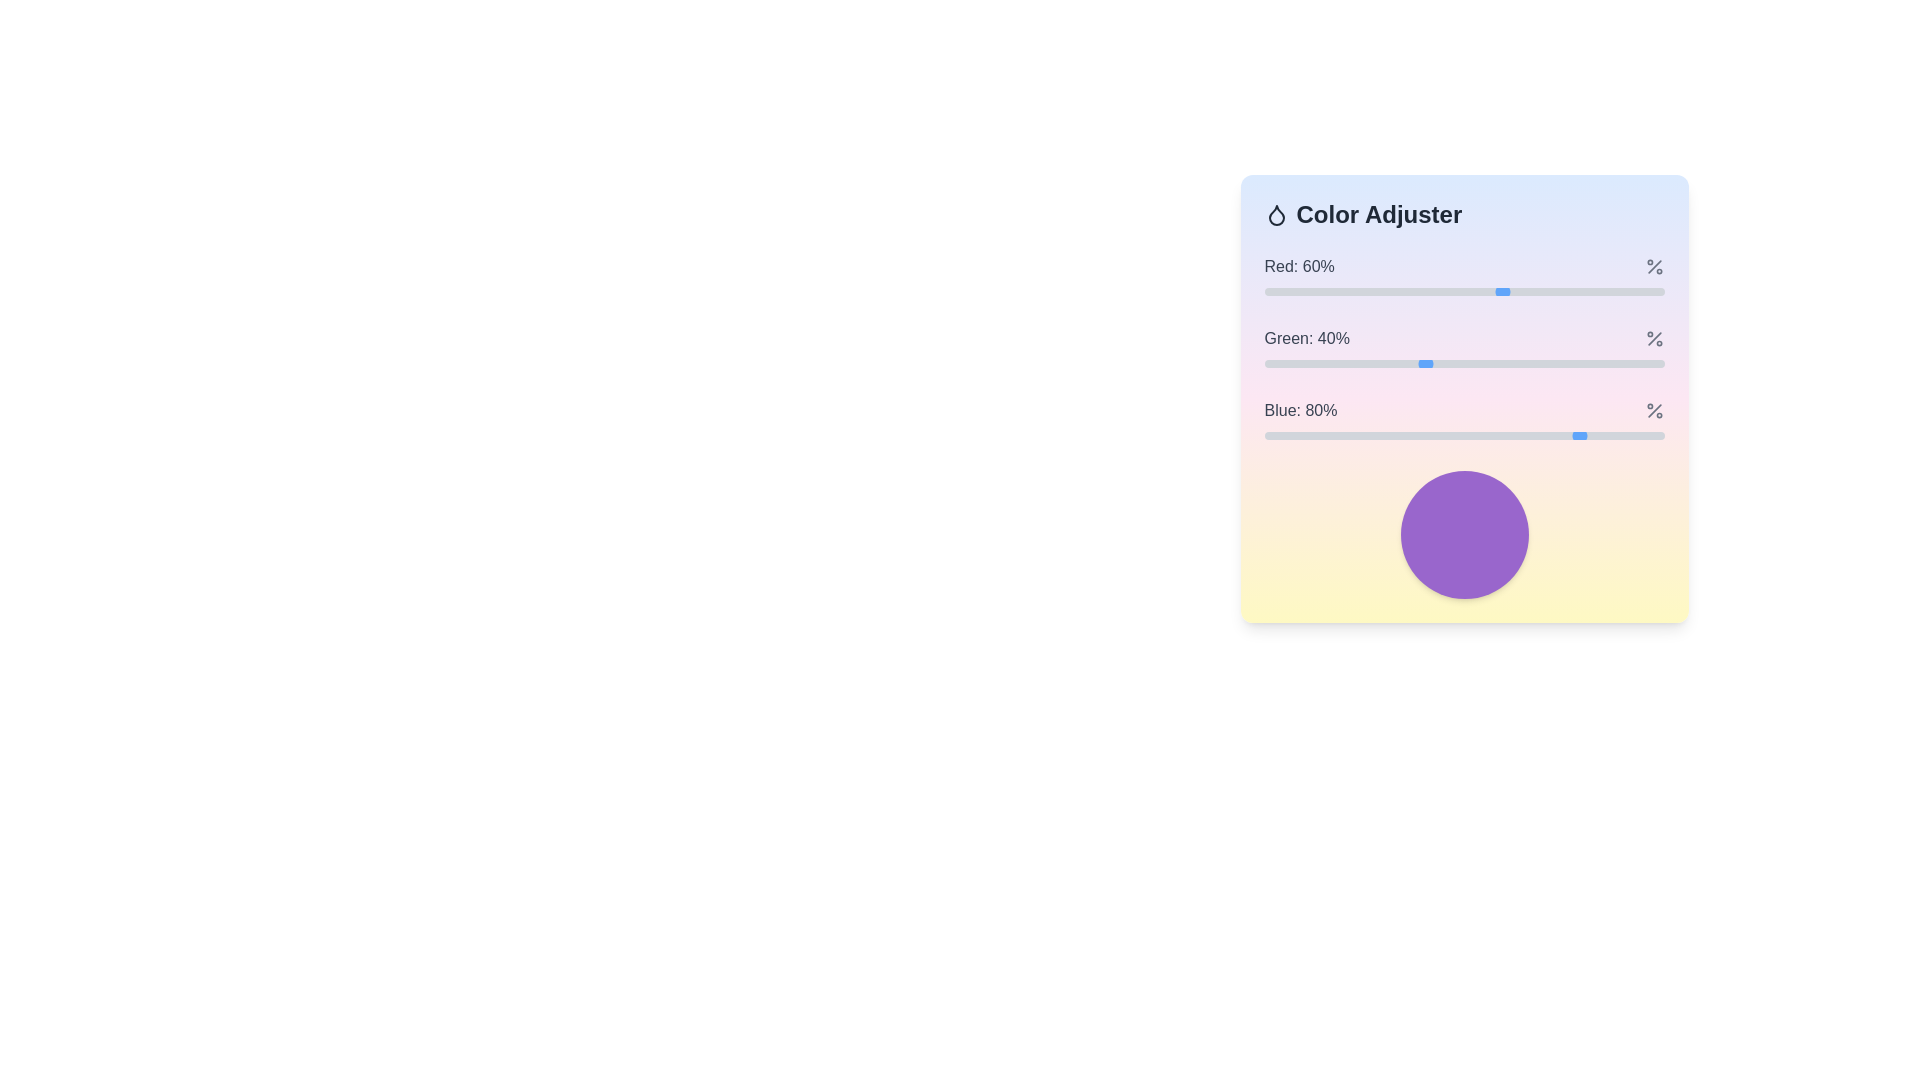  I want to click on the green color level slider to 48%, so click(1456, 363).